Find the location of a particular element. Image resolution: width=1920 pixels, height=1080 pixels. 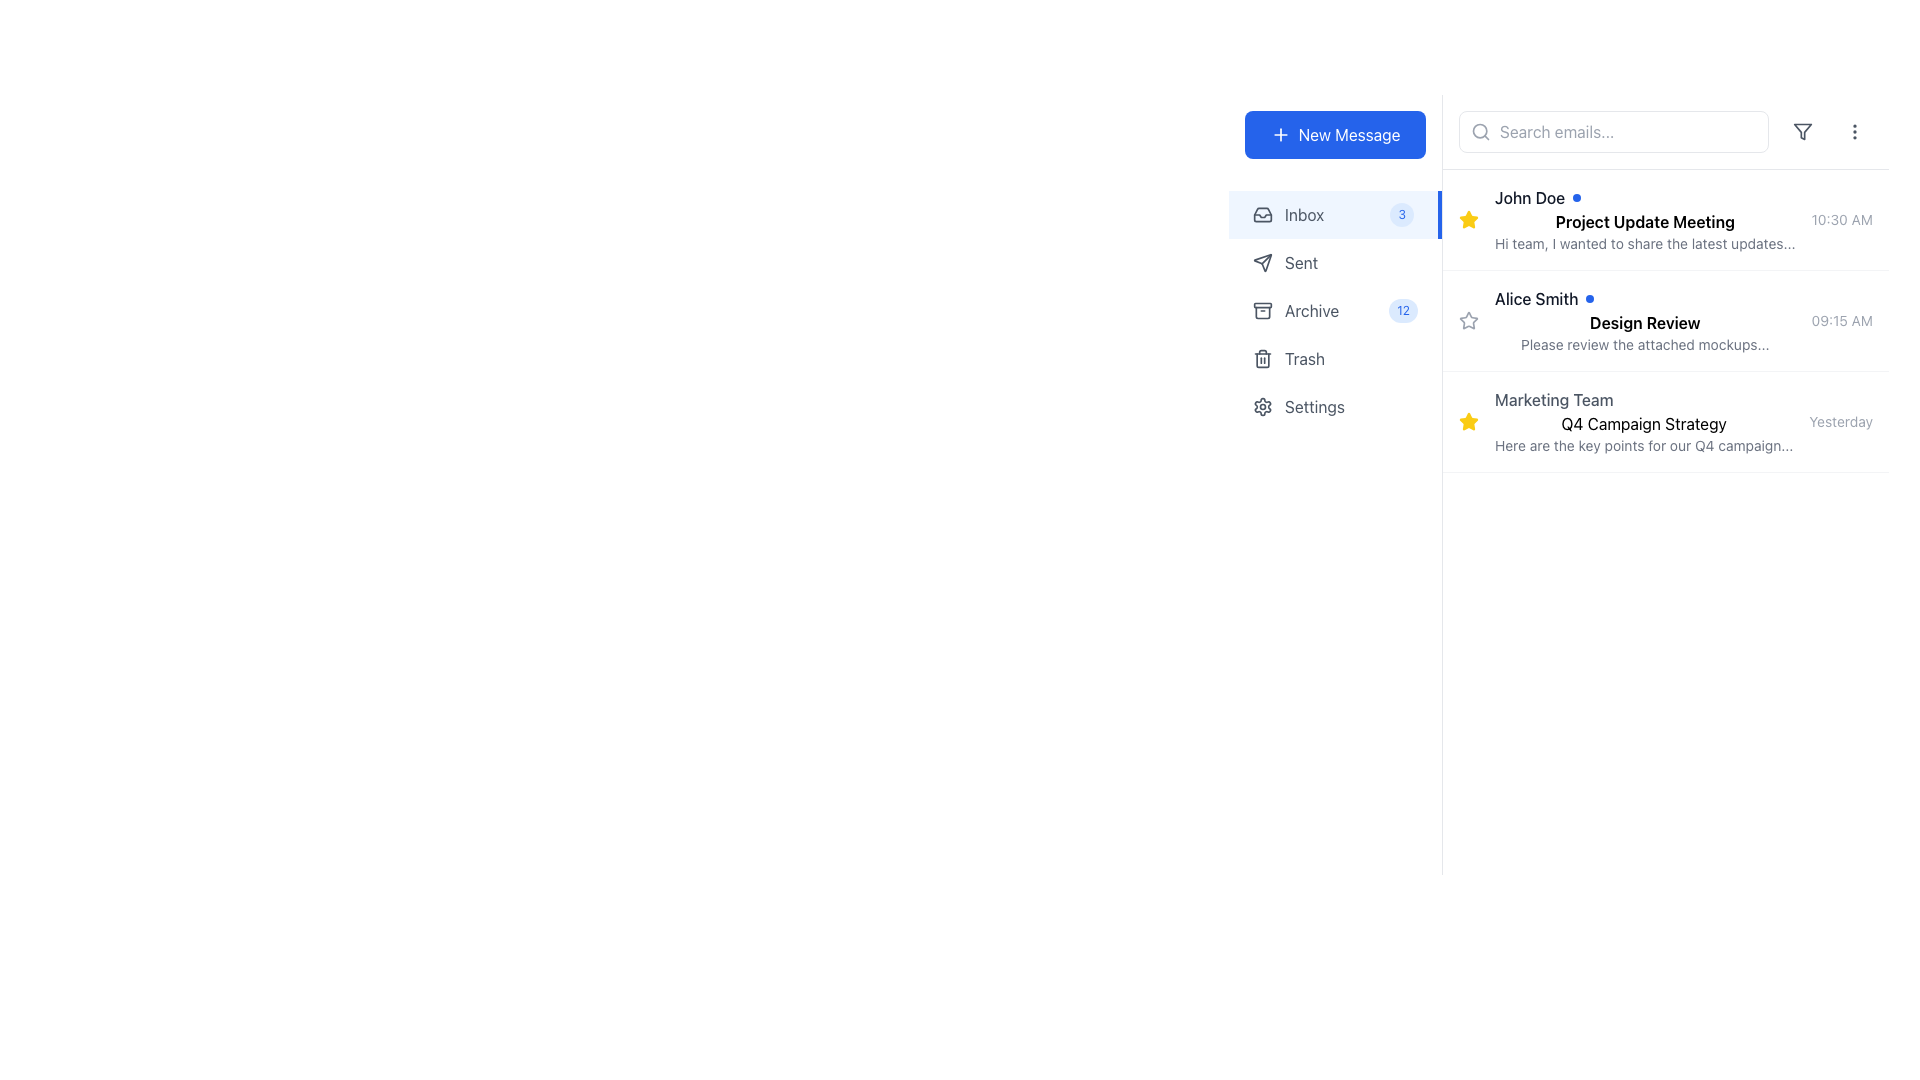

the fourth item in the left sidebar navigation menu, which serves as a button is located at coordinates (1334, 357).